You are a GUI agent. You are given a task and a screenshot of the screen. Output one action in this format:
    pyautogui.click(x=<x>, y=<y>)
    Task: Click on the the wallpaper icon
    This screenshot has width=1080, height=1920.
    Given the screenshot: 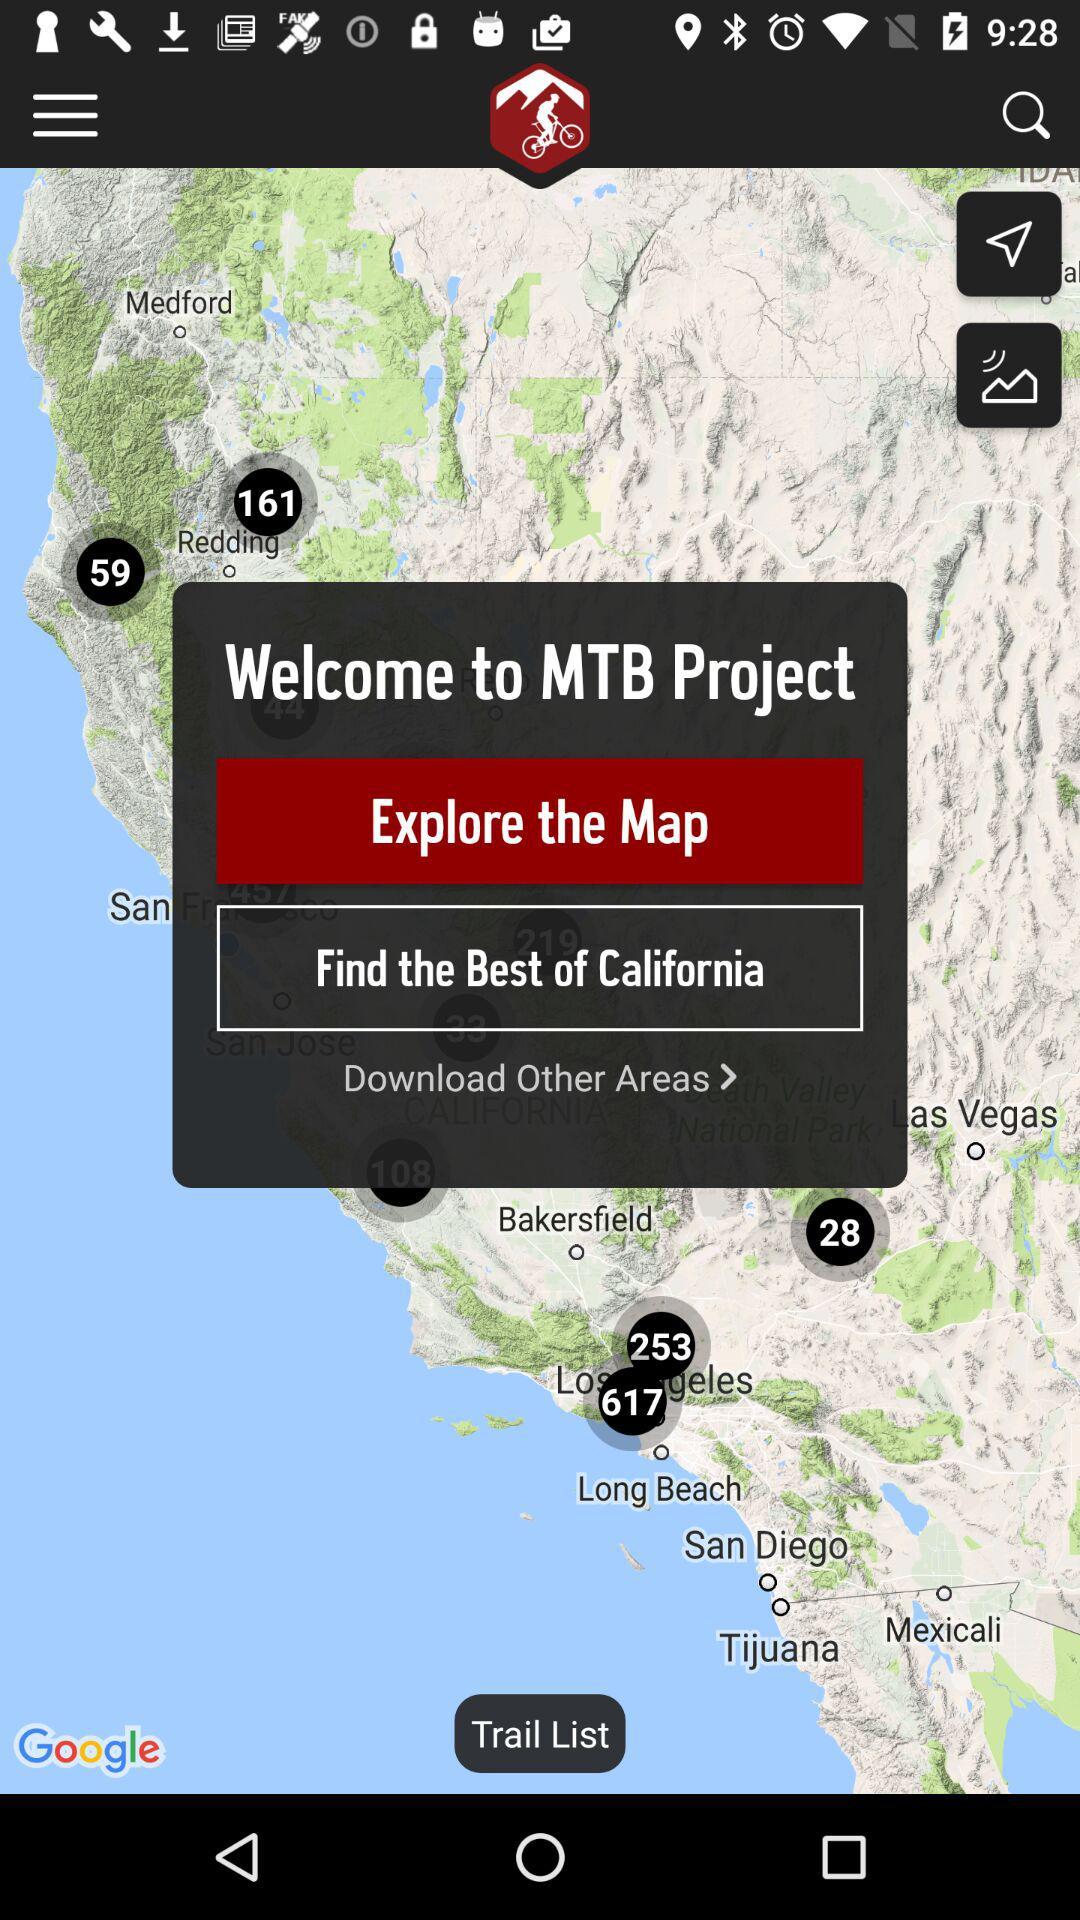 What is the action you would take?
    pyautogui.click(x=1009, y=380)
    